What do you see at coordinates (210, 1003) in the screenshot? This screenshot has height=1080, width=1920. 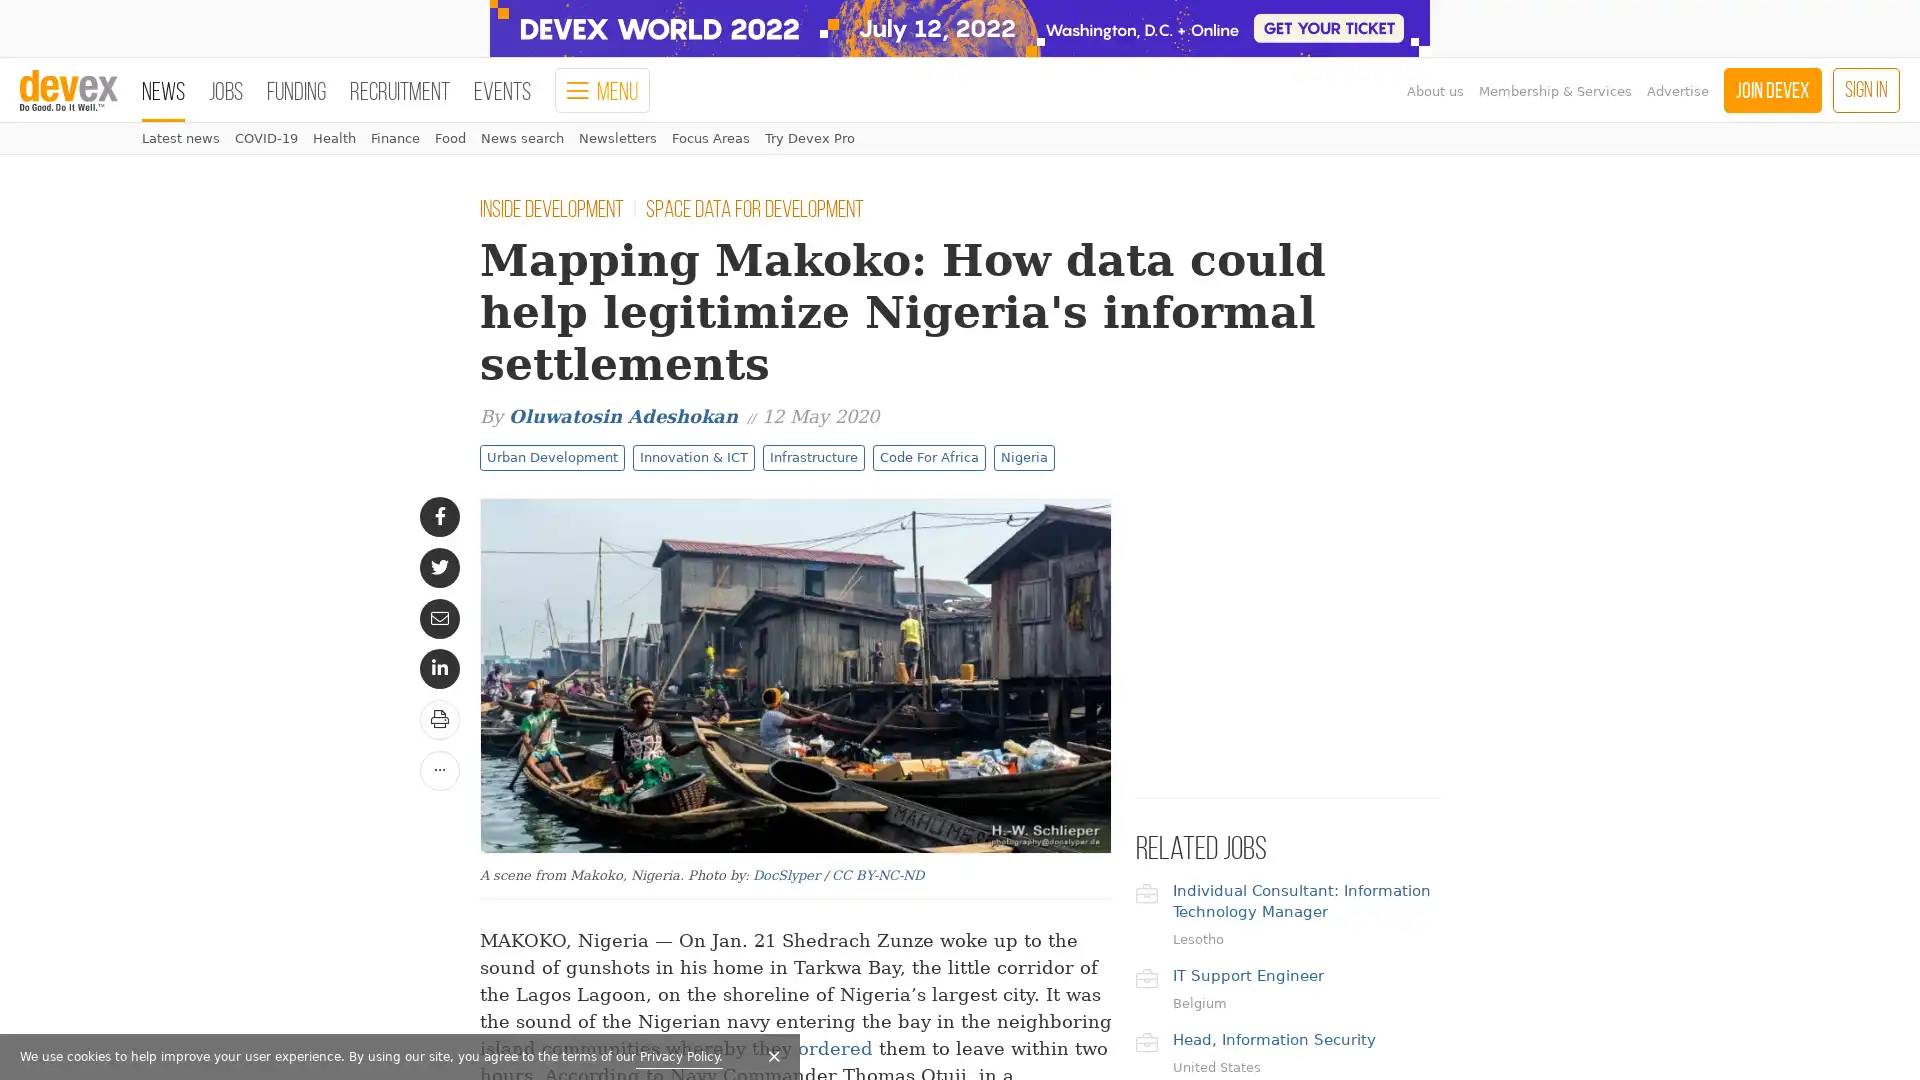 I see `Sign up` at bounding box center [210, 1003].